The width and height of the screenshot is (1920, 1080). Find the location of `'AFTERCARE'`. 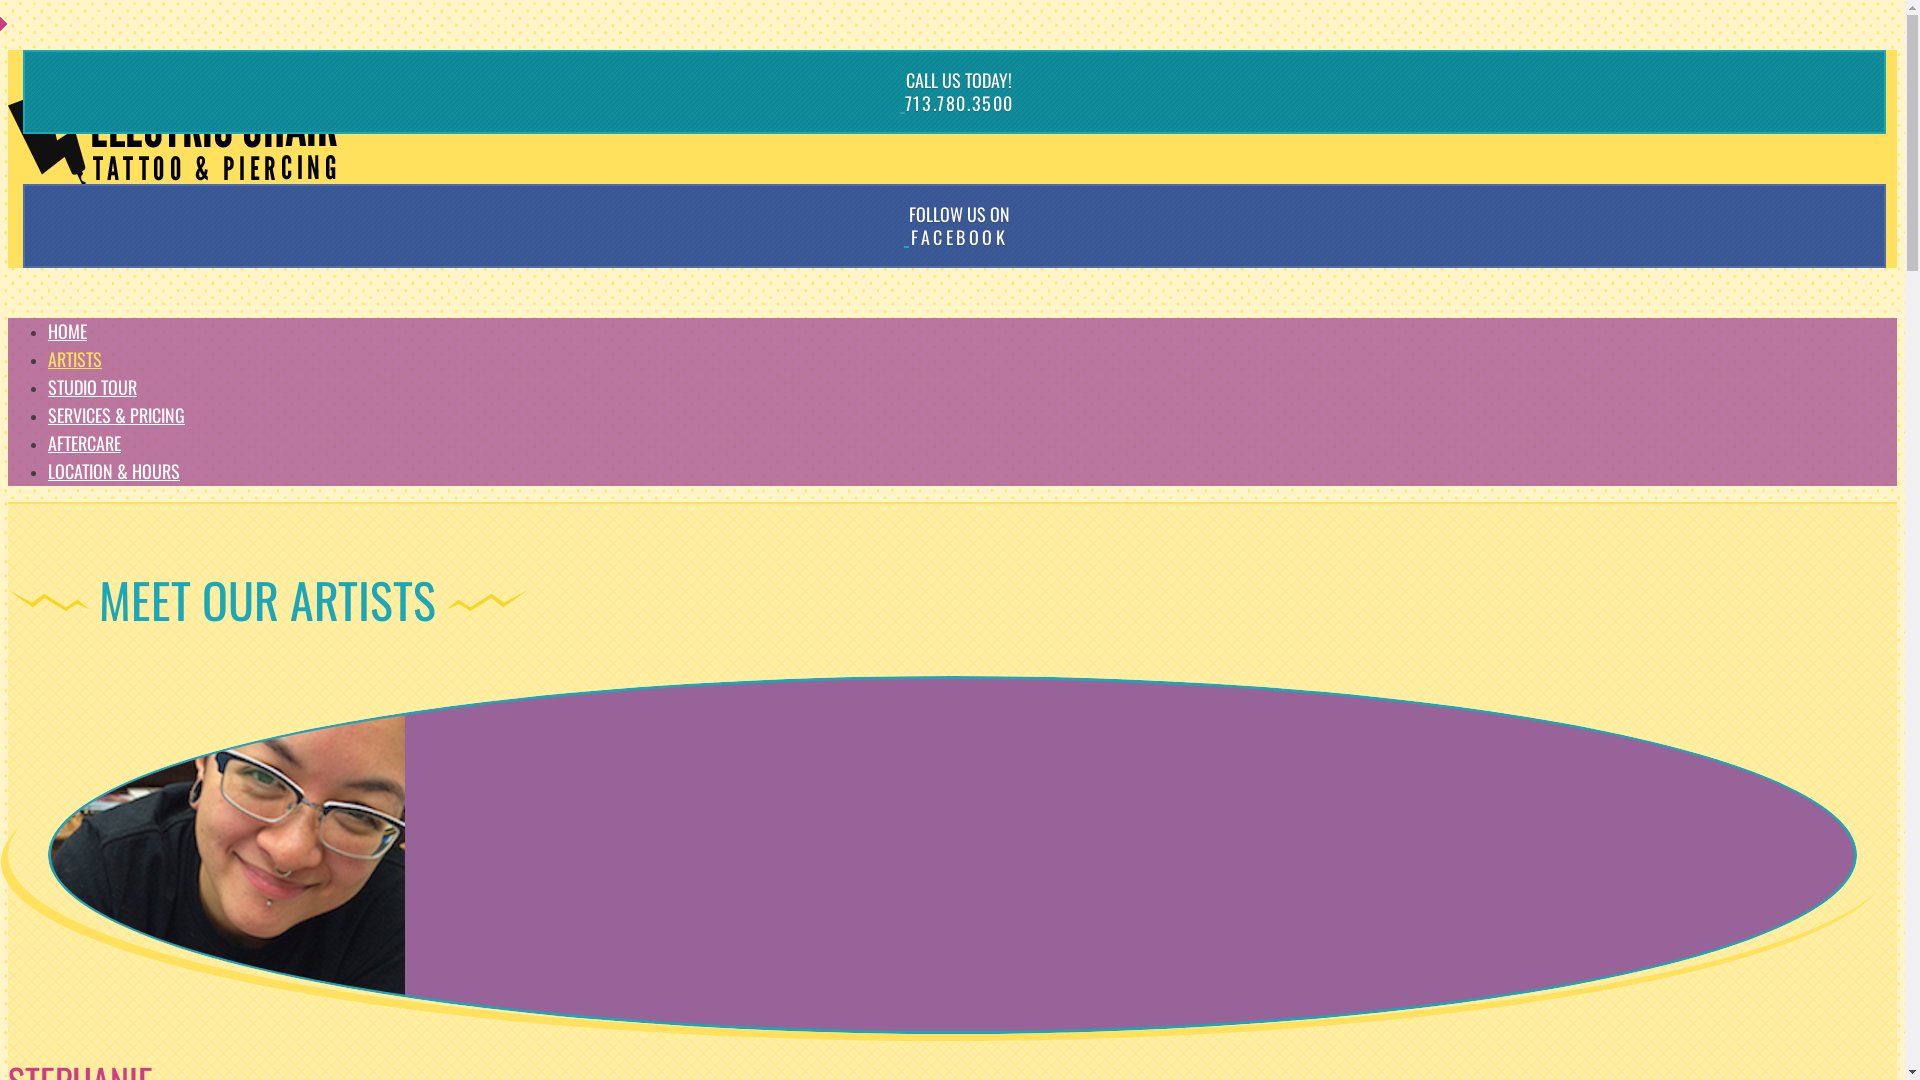

'AFTERCARE' is located at coordinates (83, 442).